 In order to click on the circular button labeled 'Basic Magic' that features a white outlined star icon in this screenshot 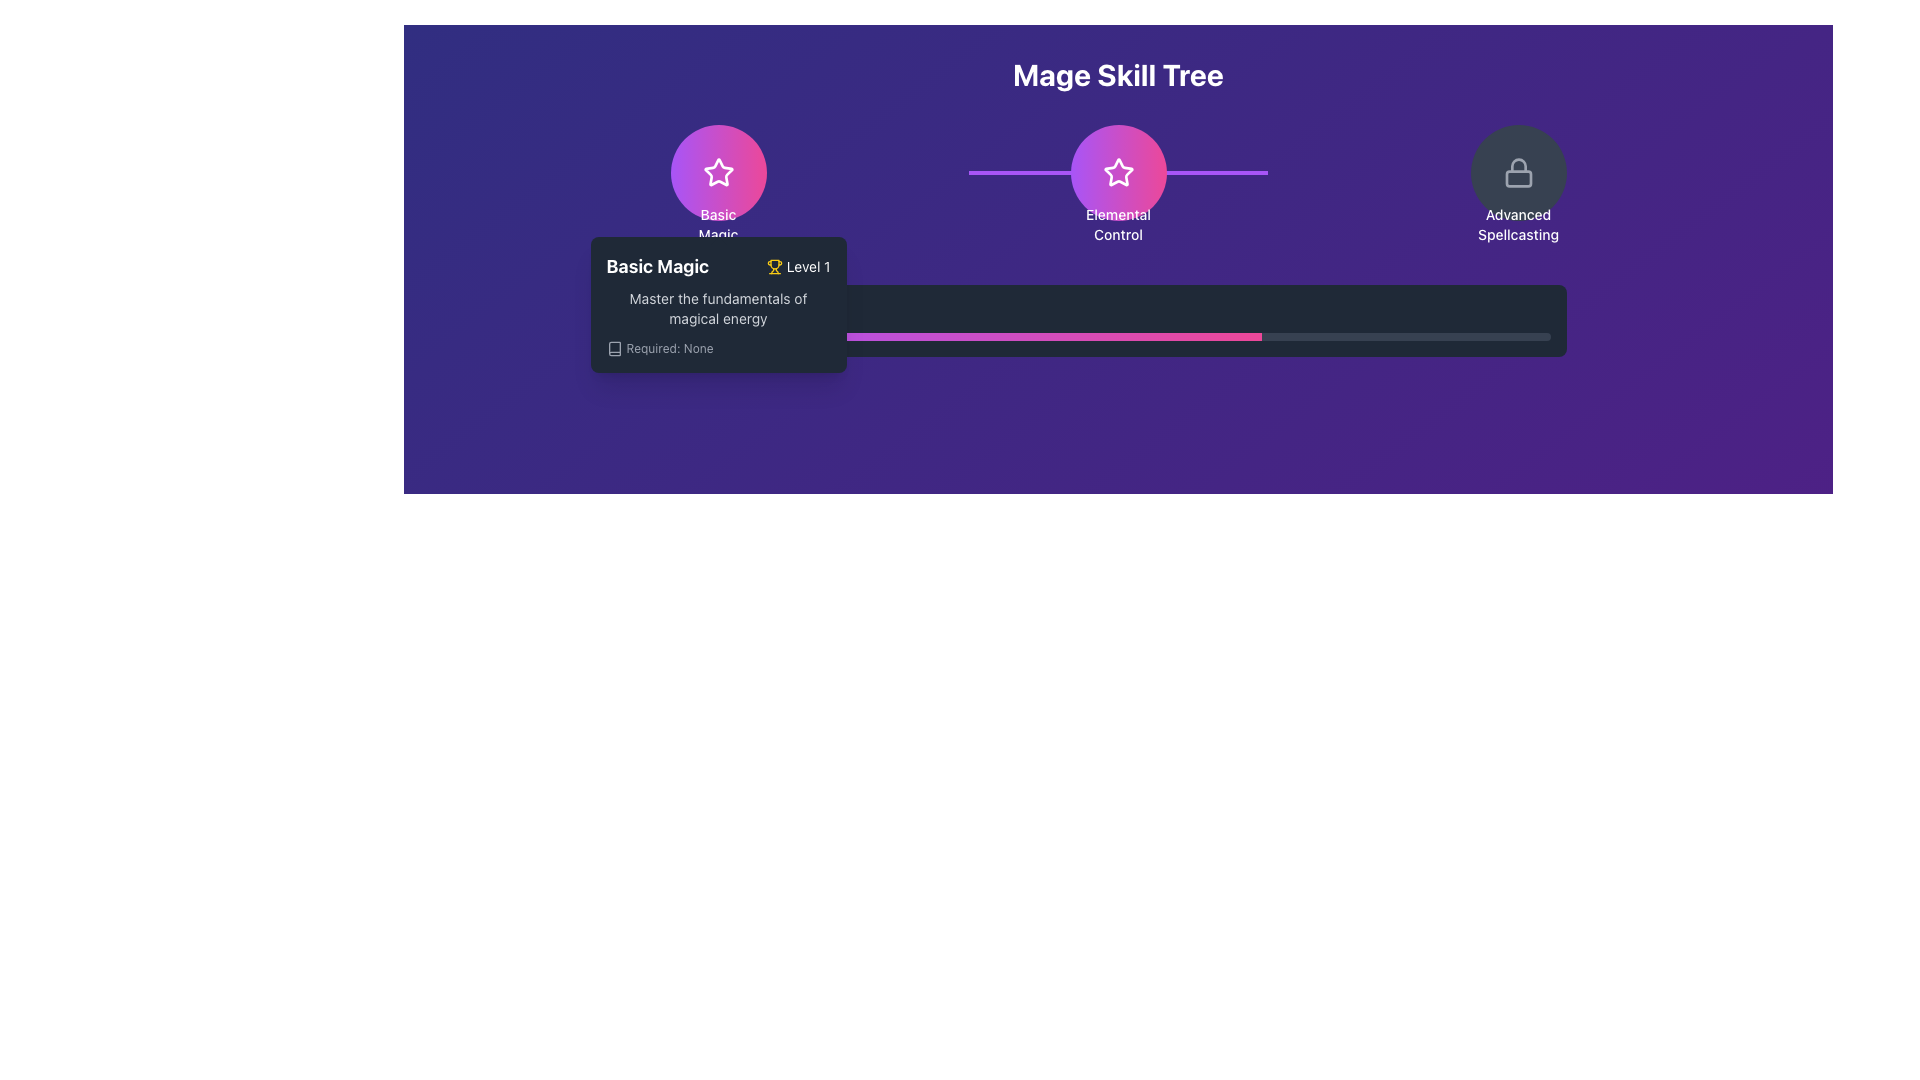, I will do `click(718, 172)`.